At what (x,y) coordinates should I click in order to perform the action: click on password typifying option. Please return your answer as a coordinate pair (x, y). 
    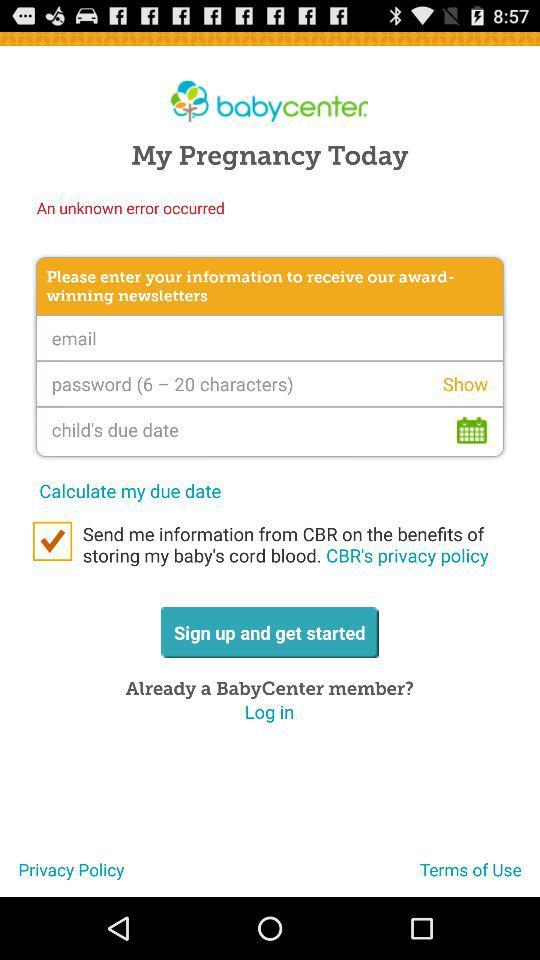
    Looking at the image, I should click on (270, 383).